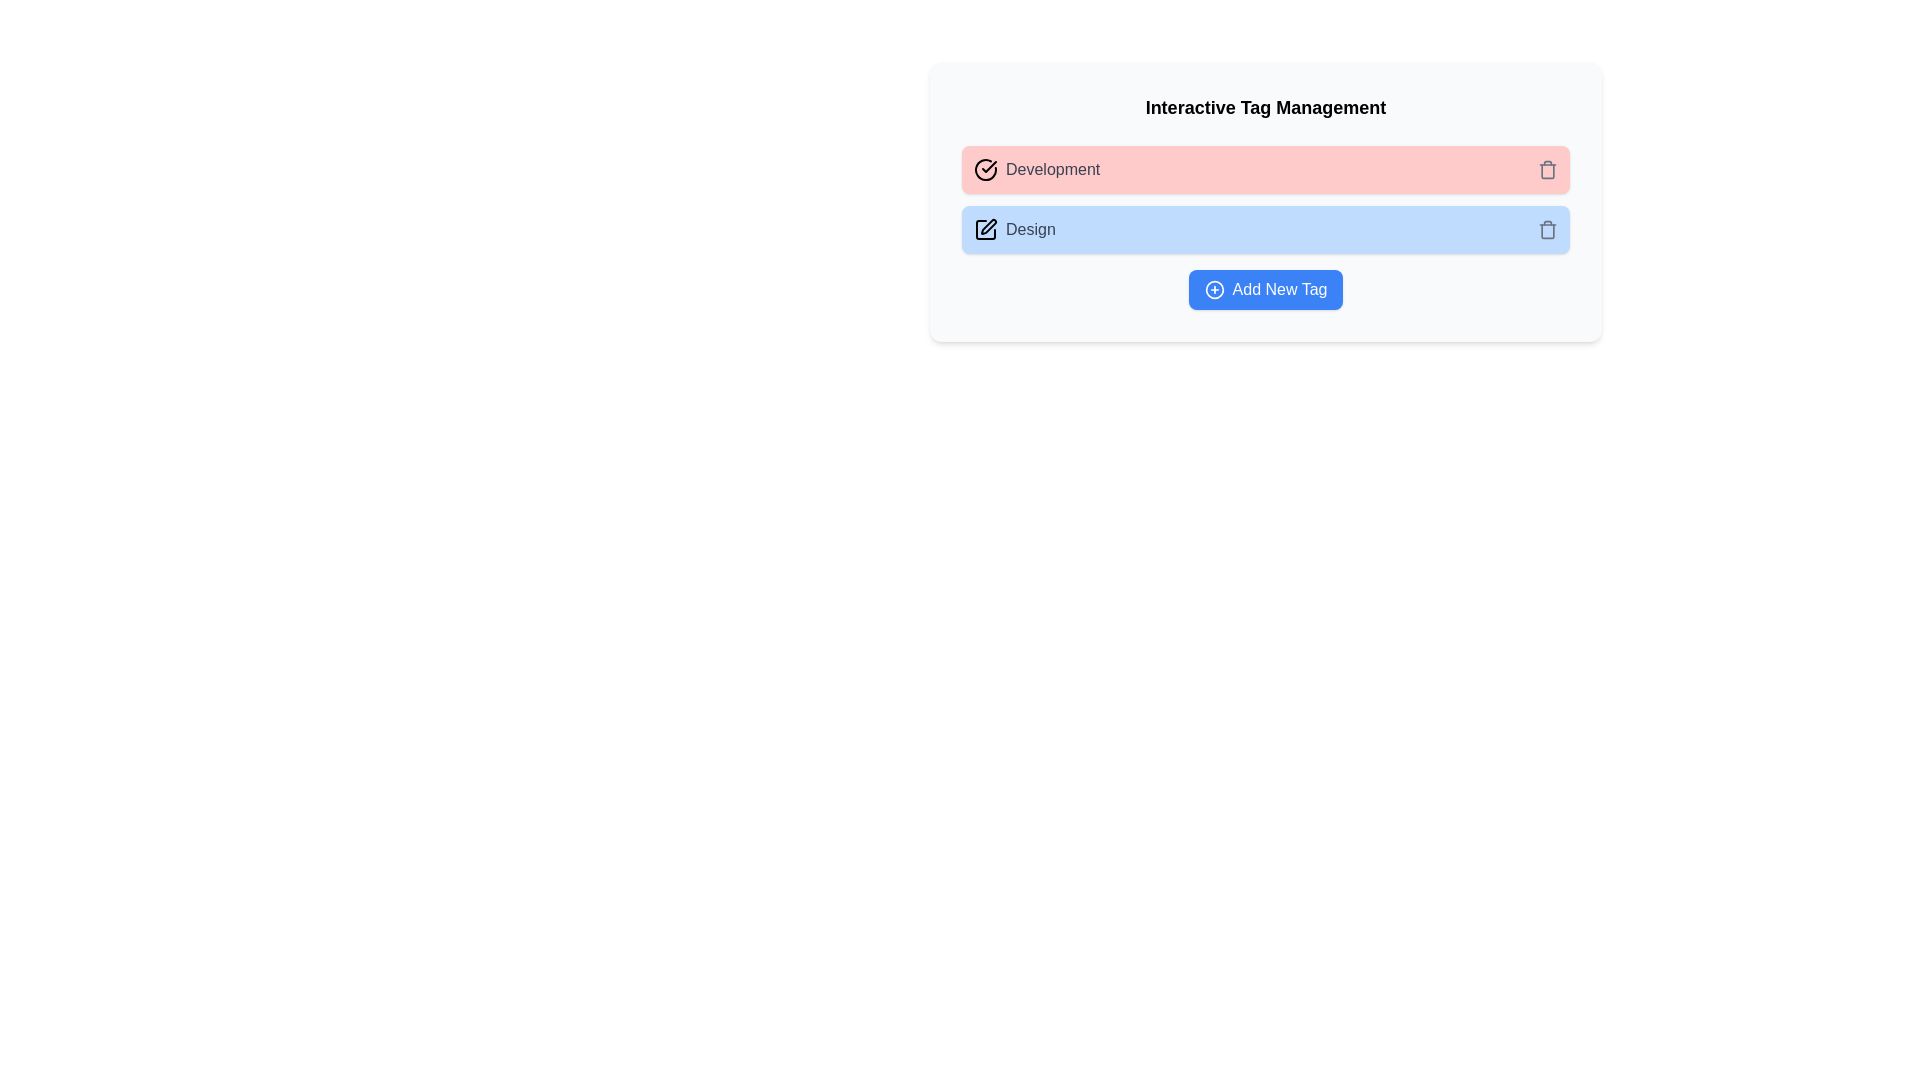 This screenshot has width=1920, height=1080. Describe the element at coordinates (1547, 229) in the screenshot. I see `the trash bin icon button located at the rightmost side of the blue-highlighted 'Design' section, which is aligned horizontally with the text 'Design'` at that location.